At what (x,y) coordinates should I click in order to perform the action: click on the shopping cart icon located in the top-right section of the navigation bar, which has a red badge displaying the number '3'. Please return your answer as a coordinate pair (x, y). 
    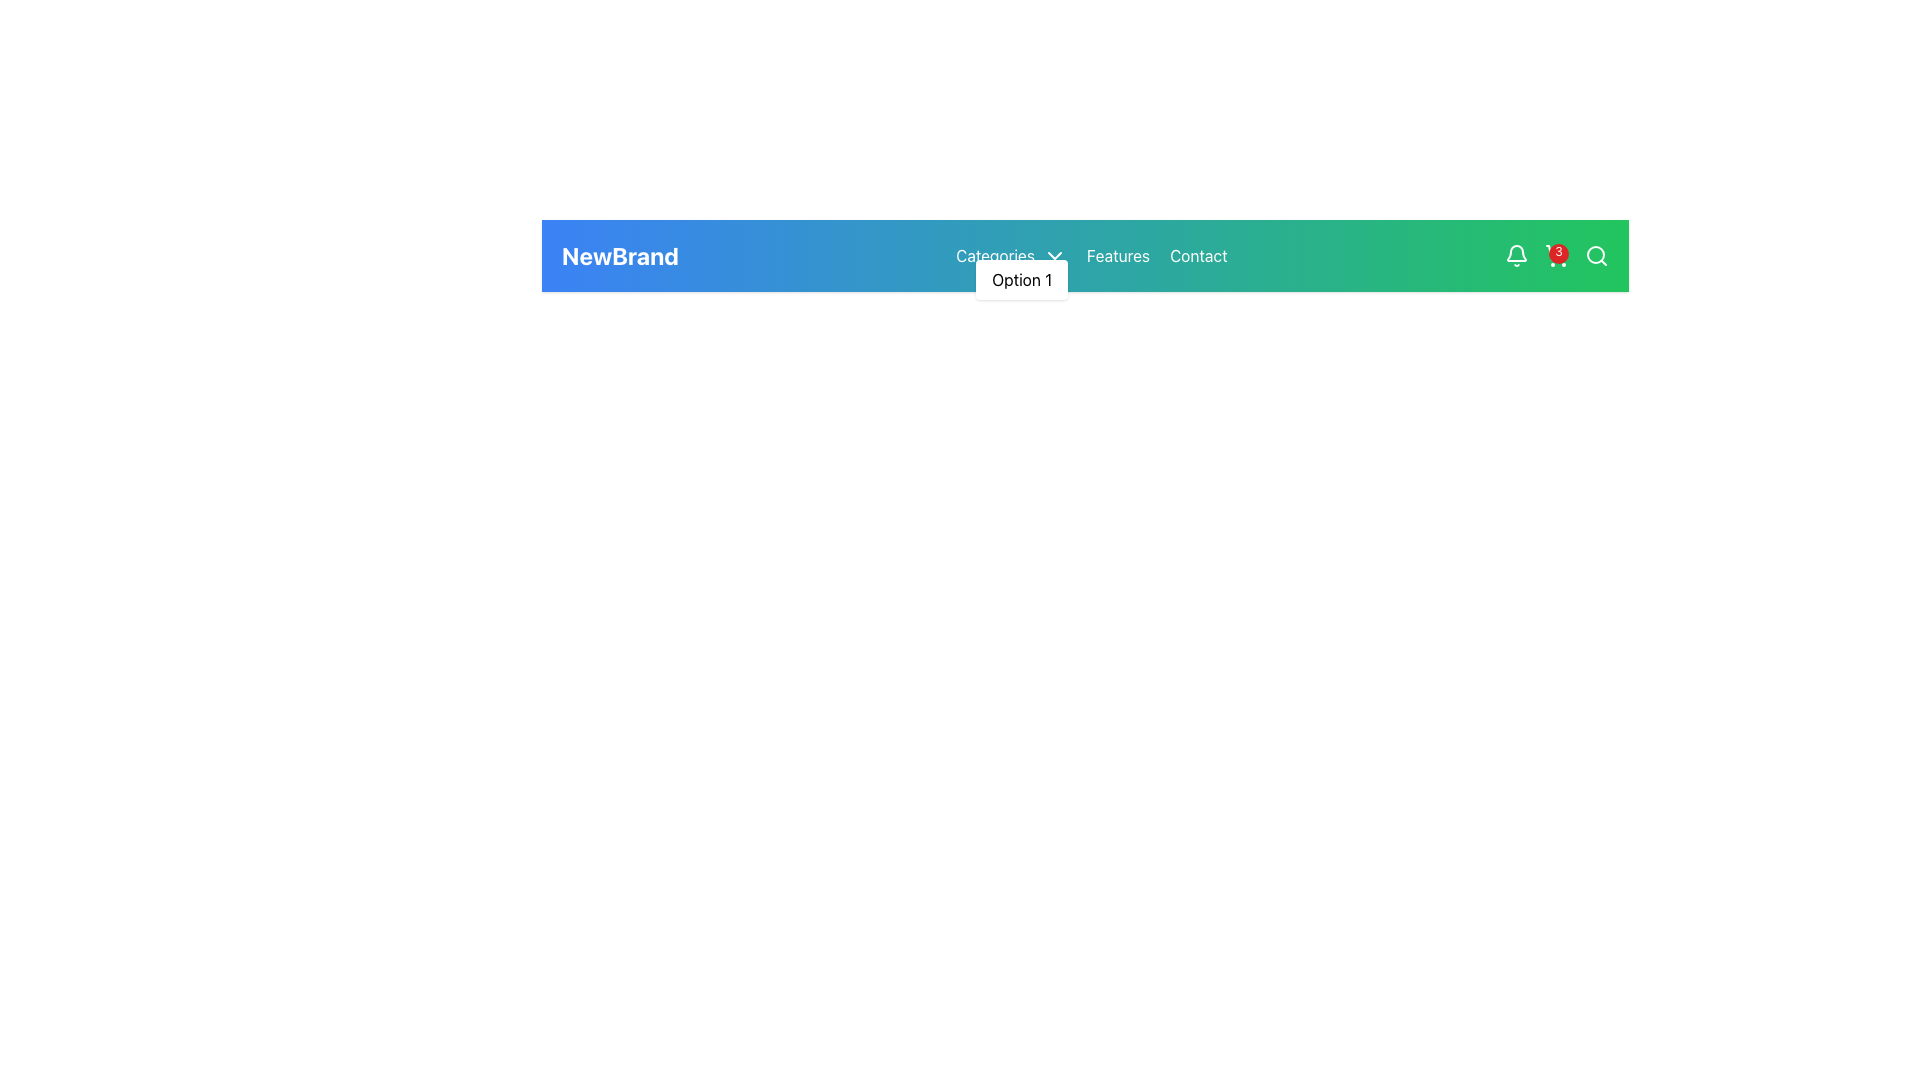
    Looking at the image, I should click on (1555, 254).